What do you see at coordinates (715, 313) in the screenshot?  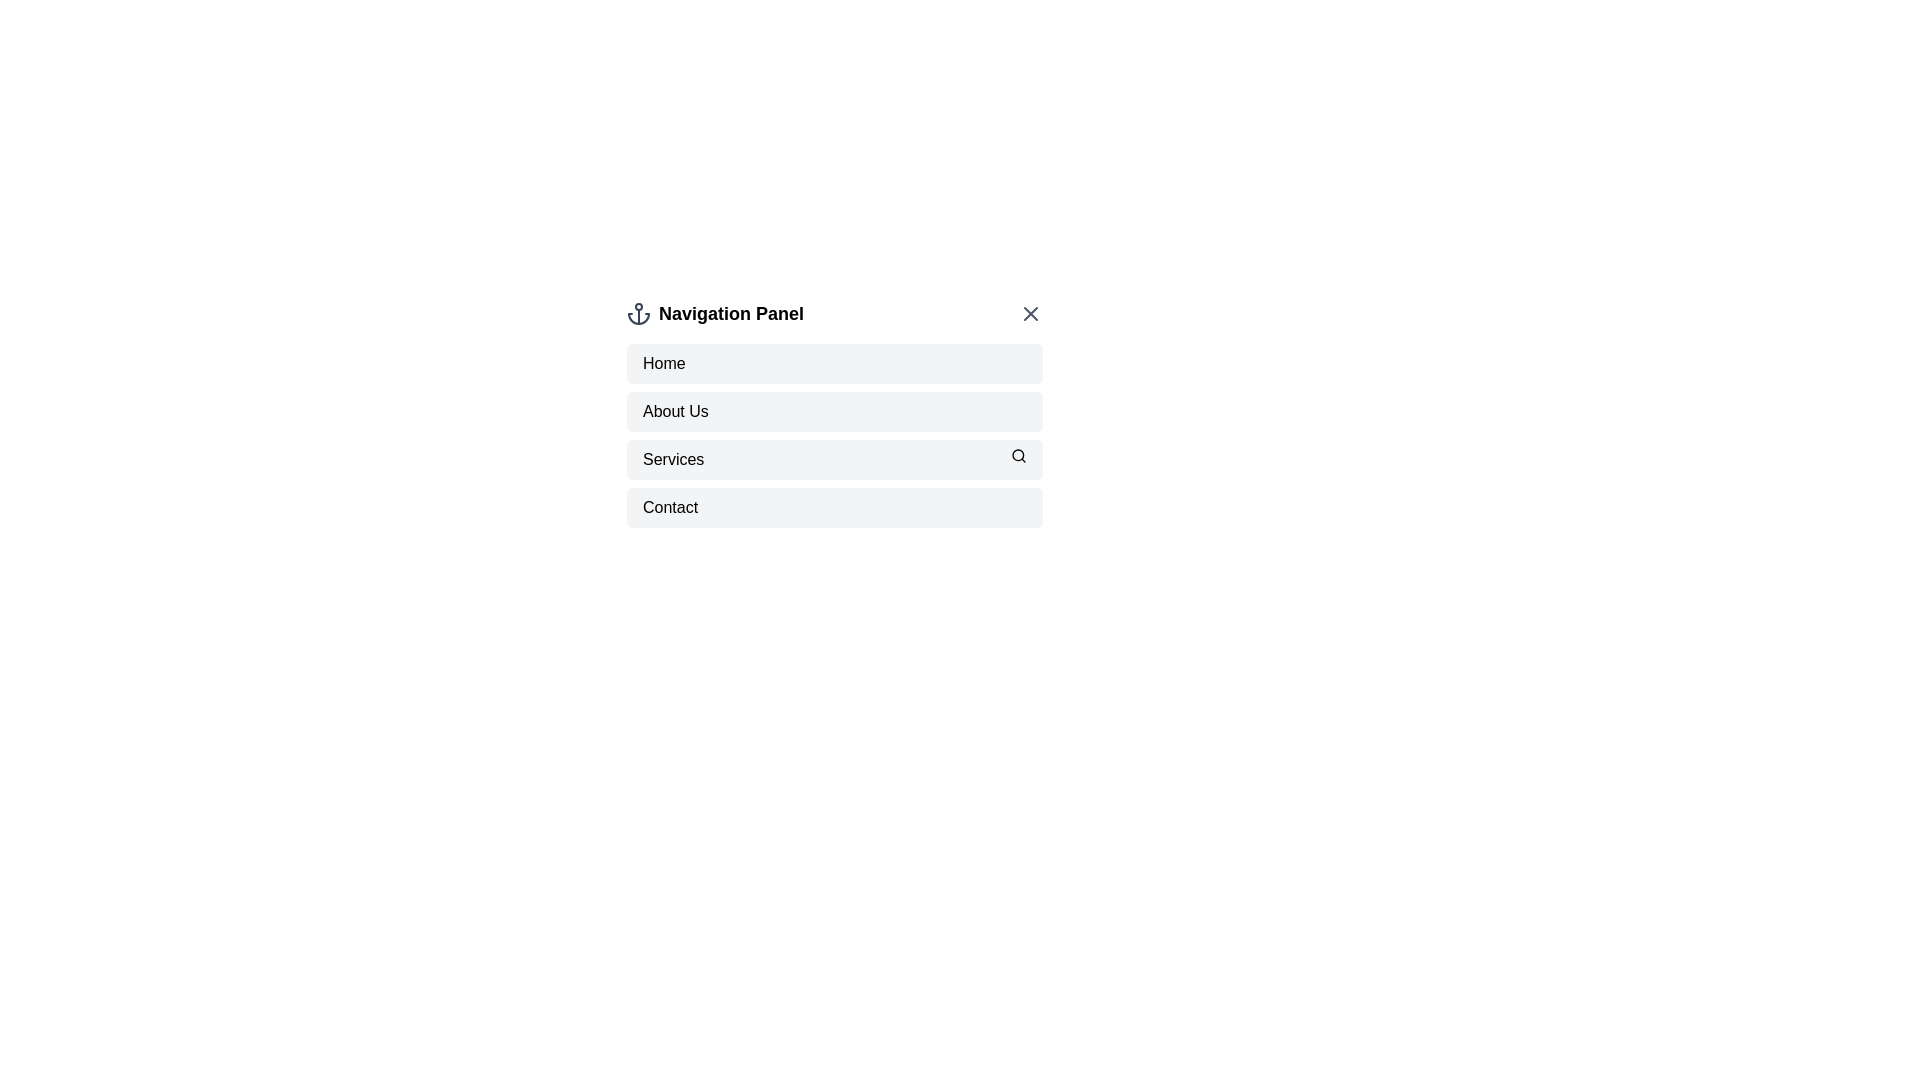 I see `the Header element that includes a gray anchor icon and the bold text 'Navigation Panel', which is positioned at the top of the navigation menu` at bounding box center [715, 313].